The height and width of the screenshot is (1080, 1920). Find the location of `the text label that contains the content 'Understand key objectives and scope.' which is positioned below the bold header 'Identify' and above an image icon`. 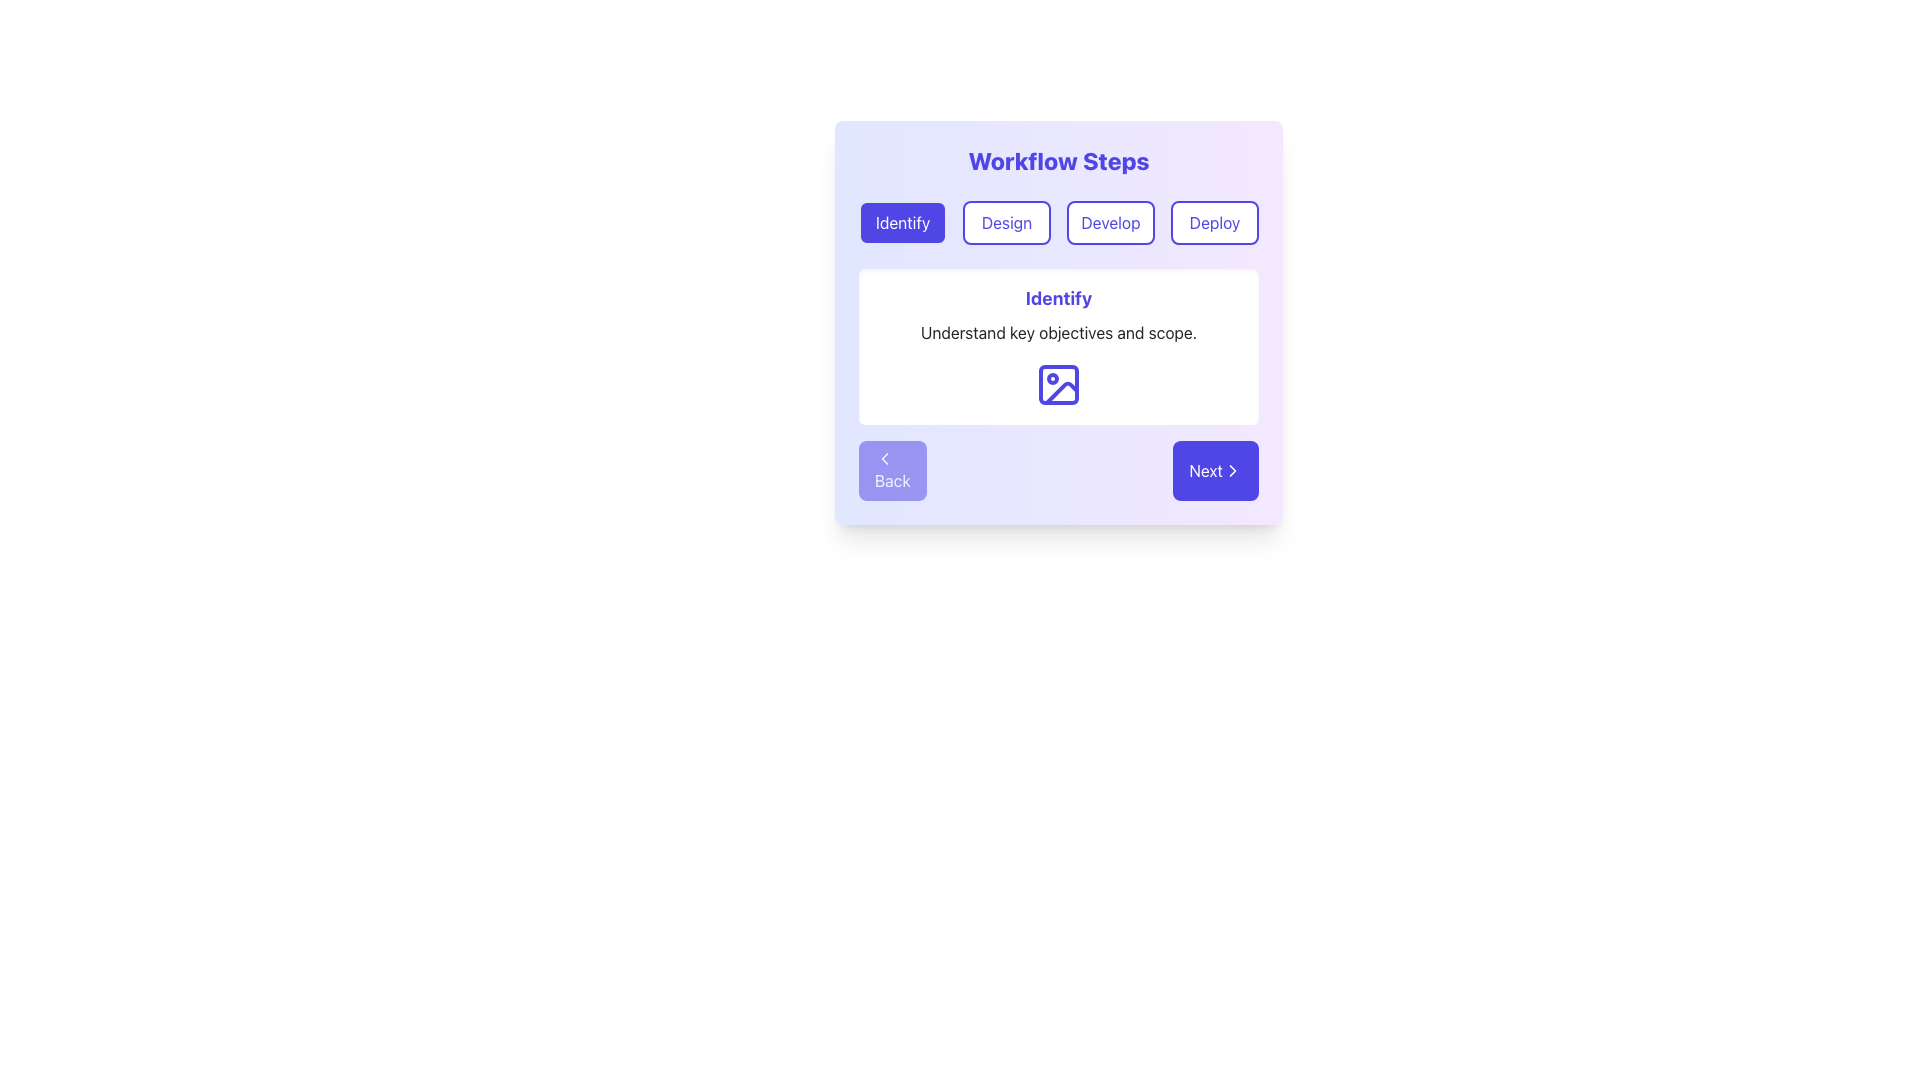

the text label that contains the content 'Understand key objectives and scope.' which is positioned below the bold header 'Identify' and above an image icon is located at coordinates (1058, 331).